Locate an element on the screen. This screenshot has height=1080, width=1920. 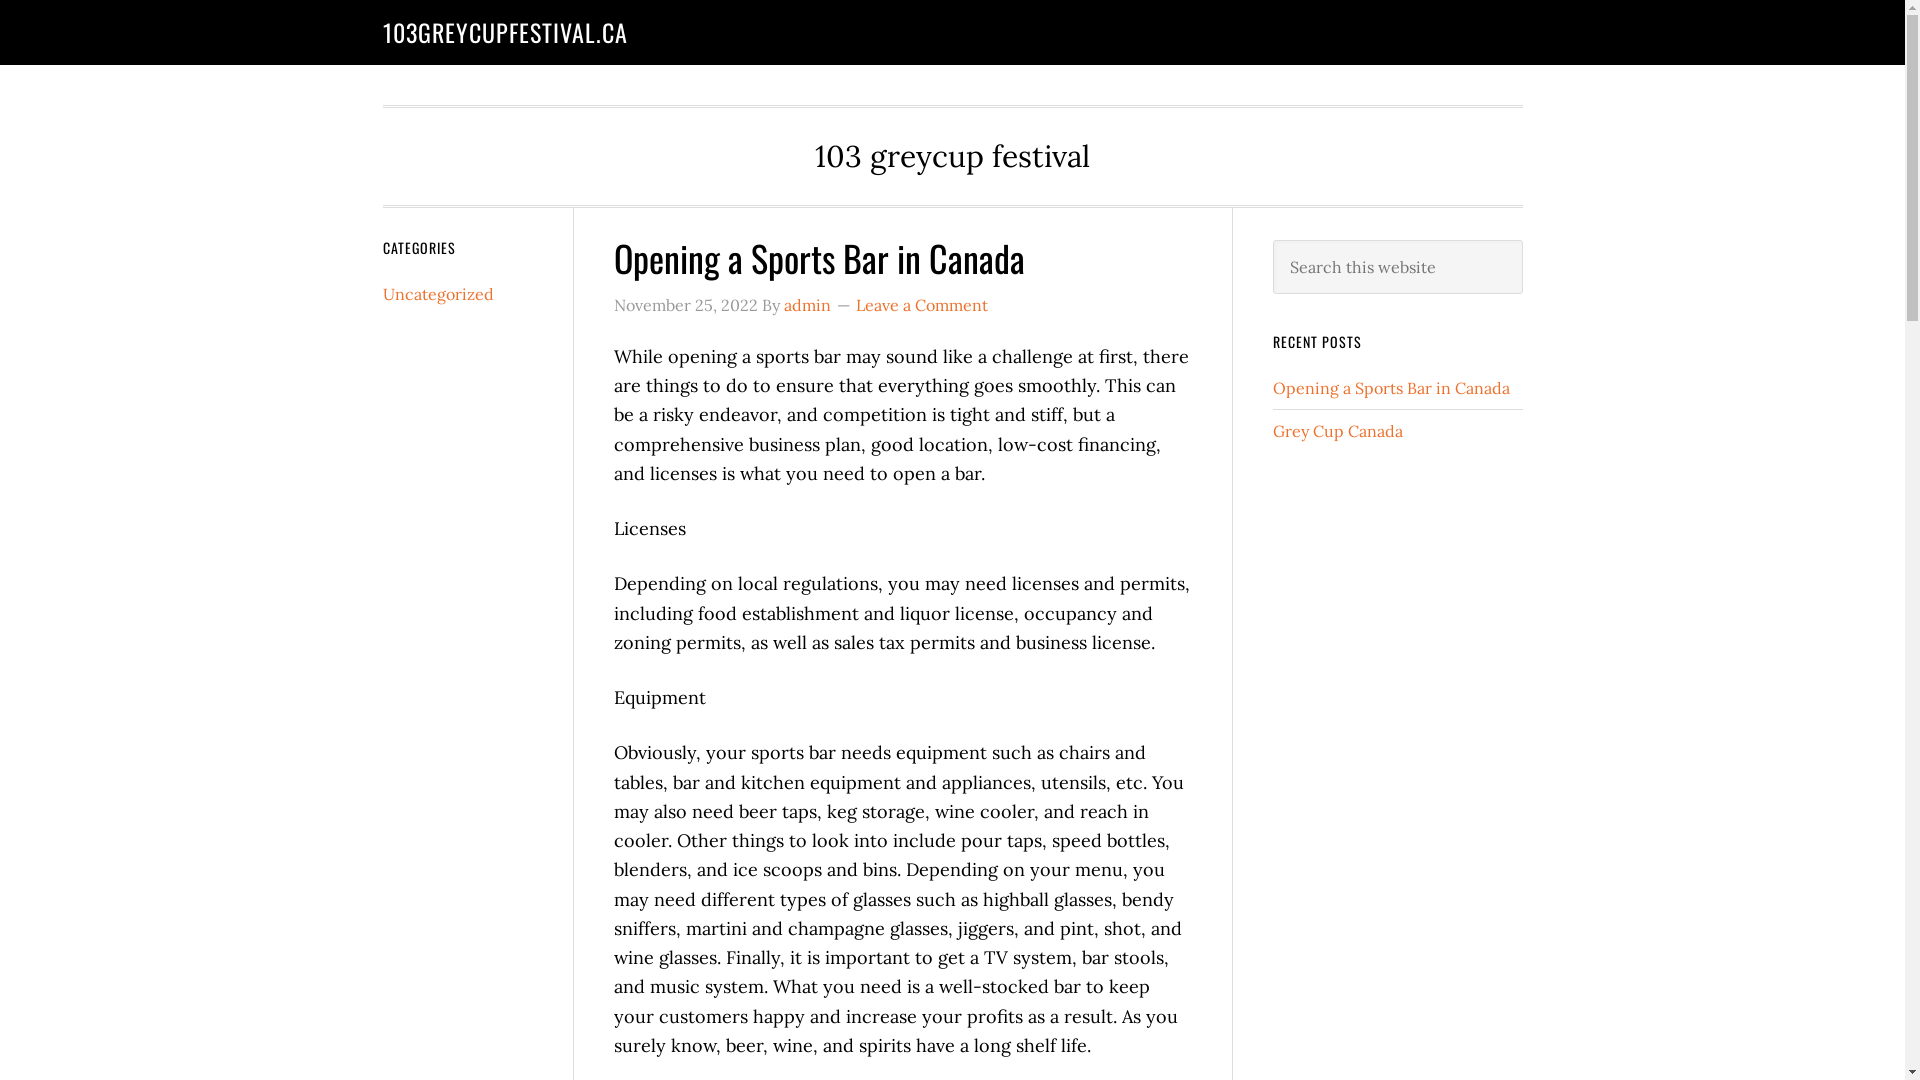
'Leave a Comment' is located at coordinates (855, 304).